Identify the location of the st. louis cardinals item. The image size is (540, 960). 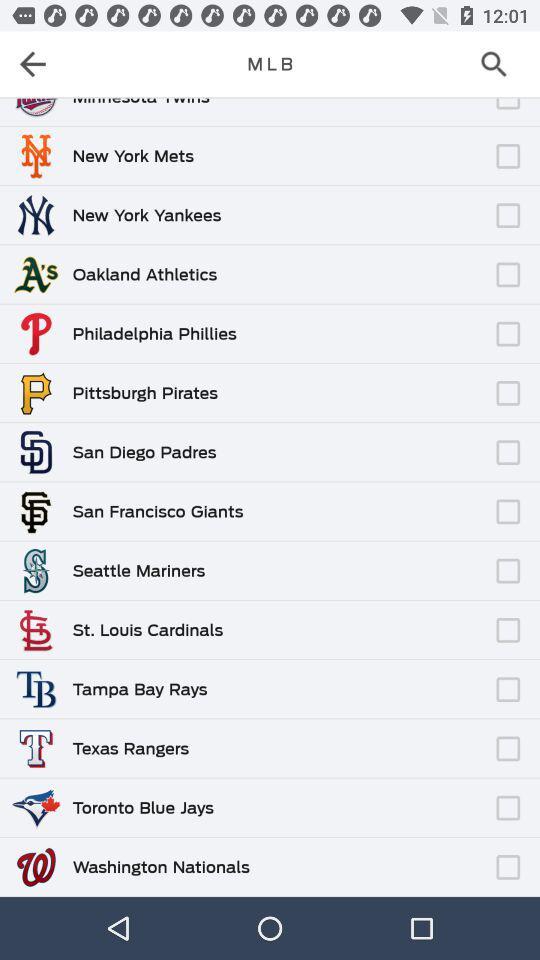
(146, 629).